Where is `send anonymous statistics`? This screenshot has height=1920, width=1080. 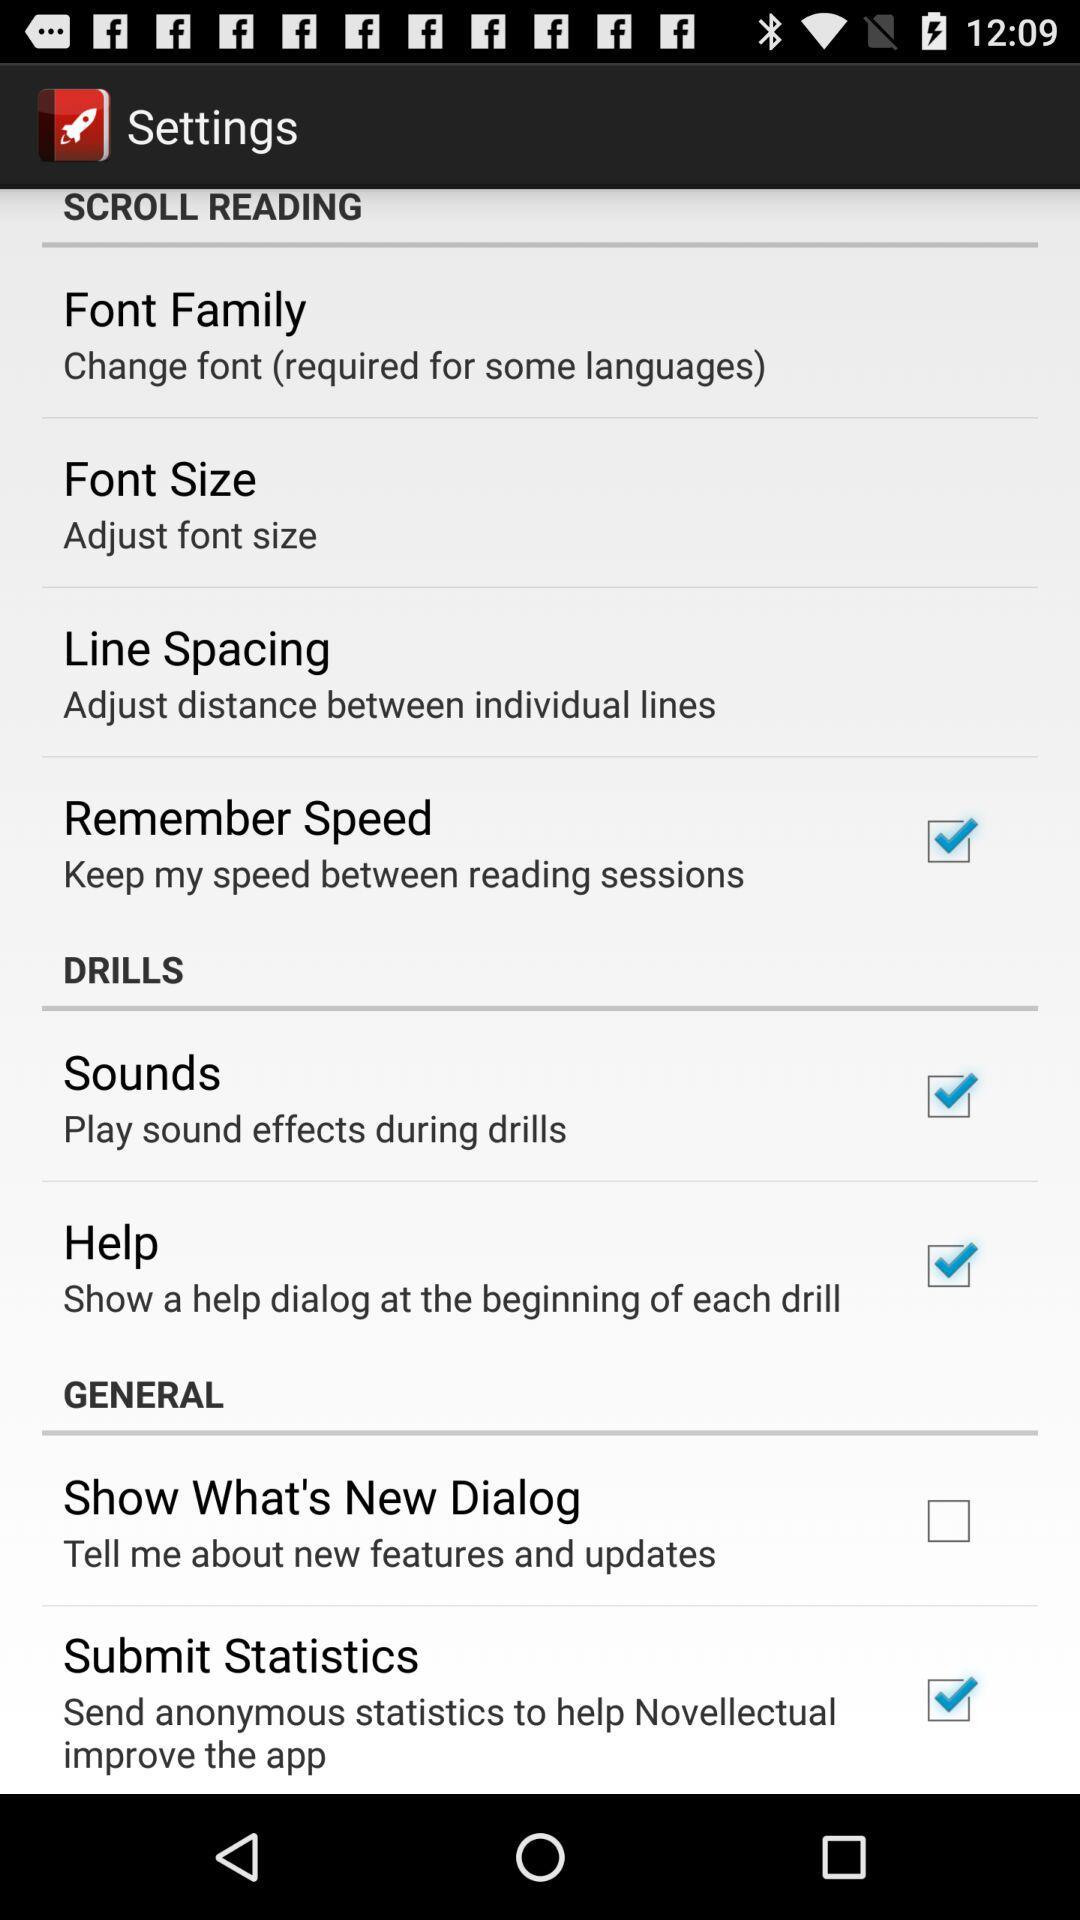
send anonymous statistics is located at coordinates (463, 1731).